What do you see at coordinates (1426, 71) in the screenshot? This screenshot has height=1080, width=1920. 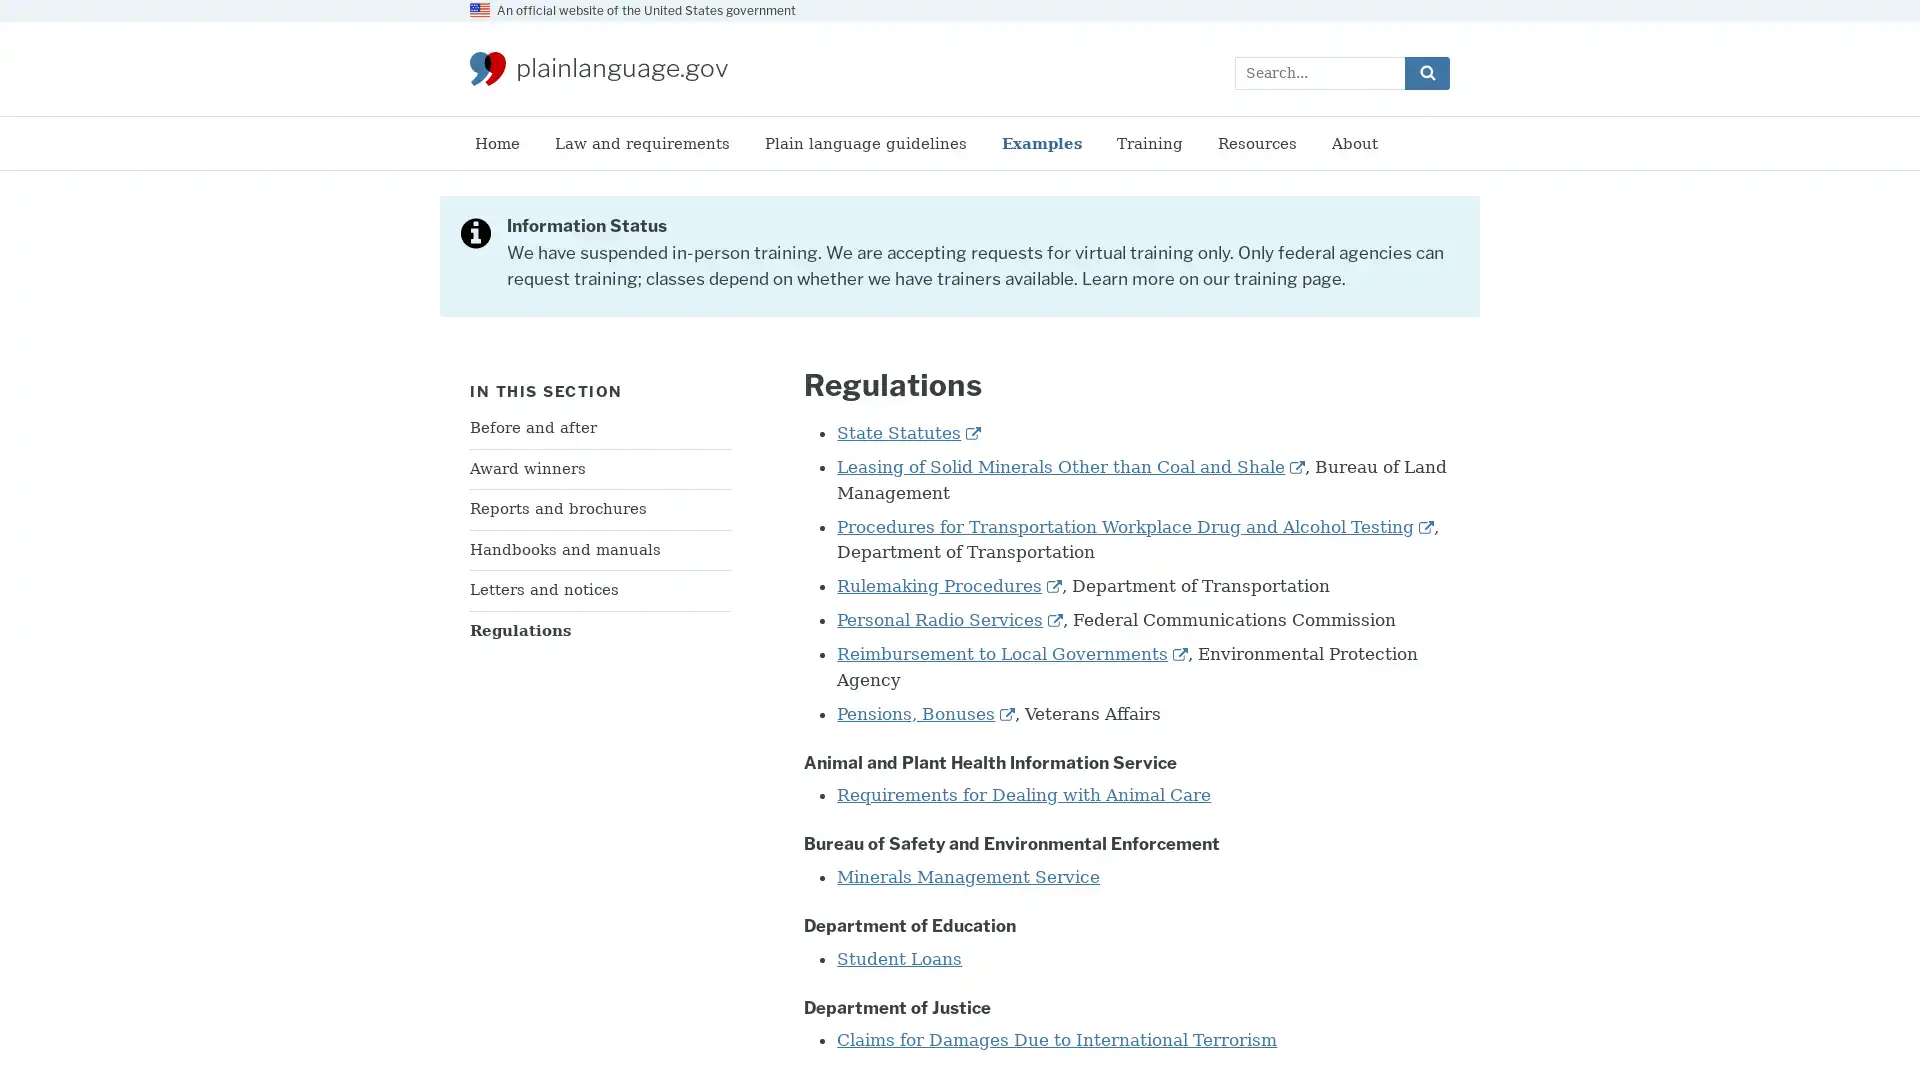 I see `Search` at bounding box center [1426, 71].